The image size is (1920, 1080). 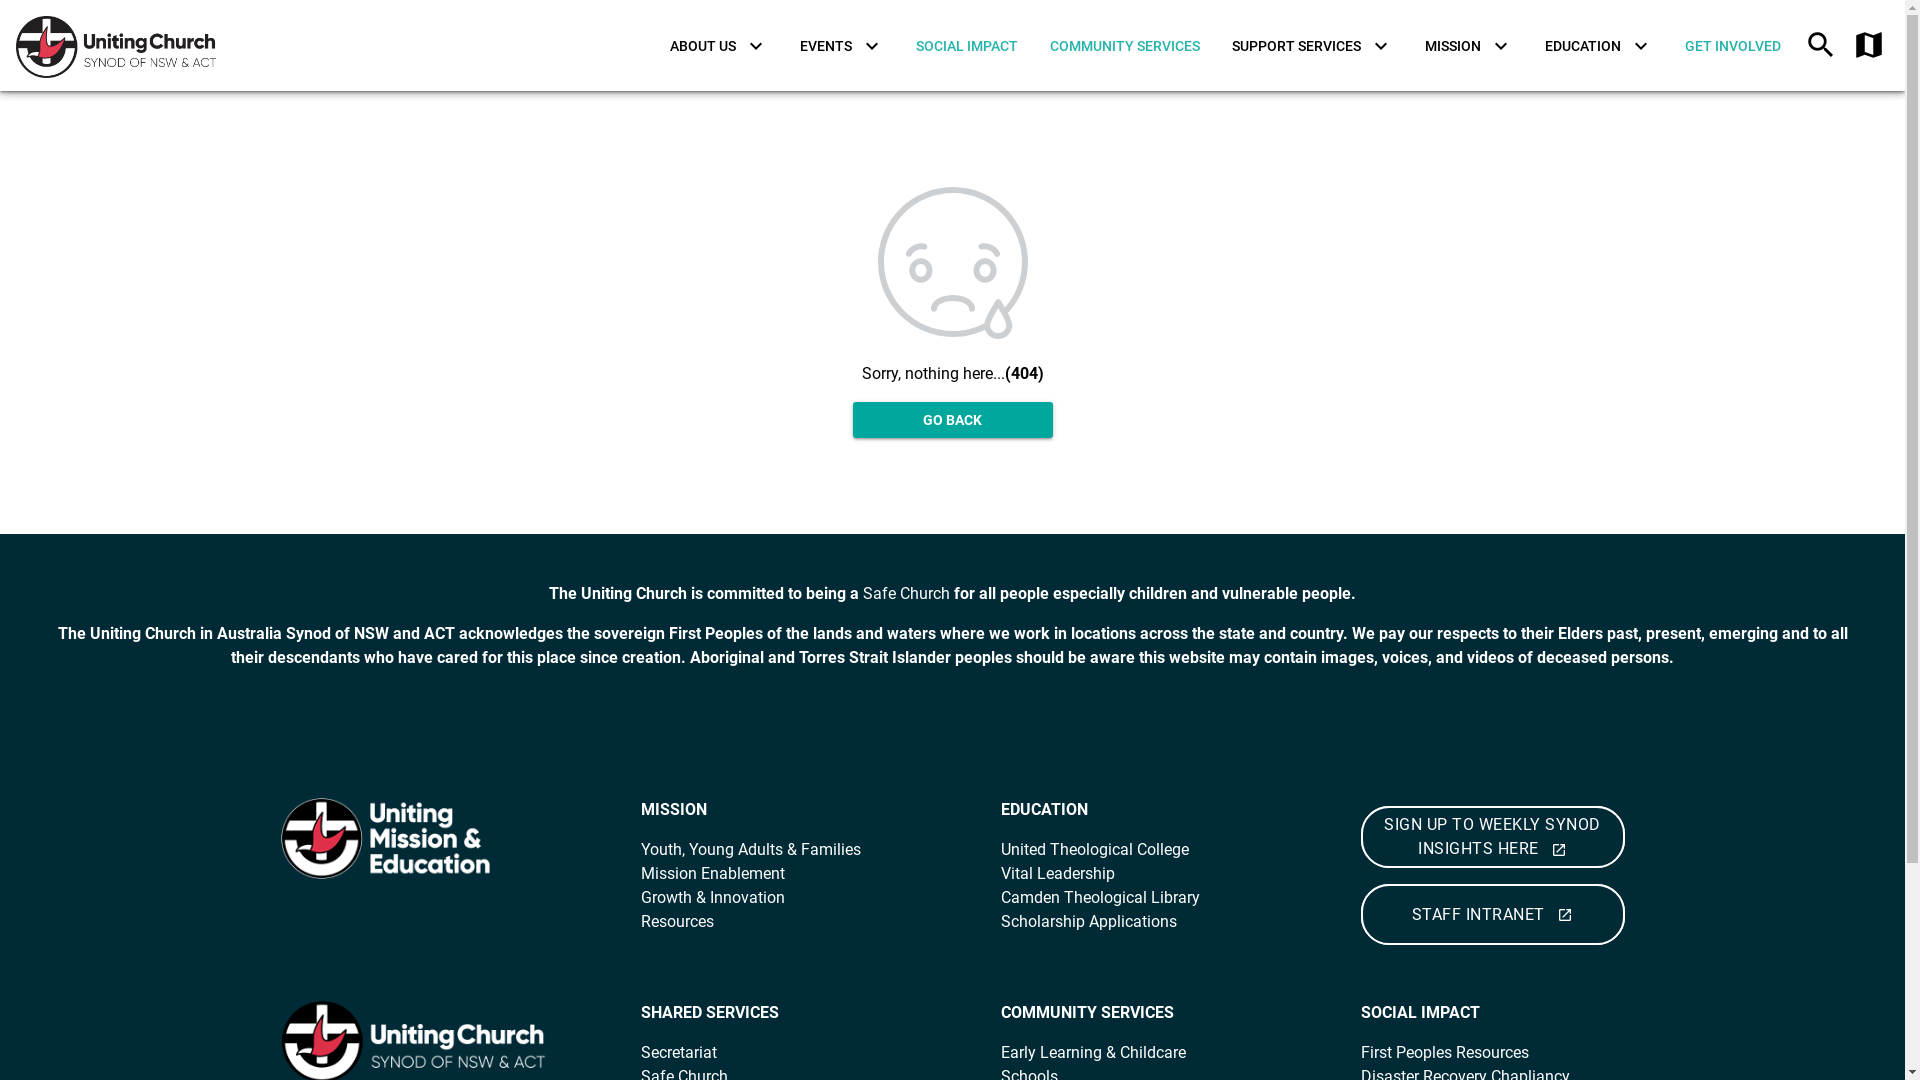 What do you see at coordinates (748, 849) in the screenshot?
I see `'Youth, Young Adults & Families'` at bounding box center [748, 849].